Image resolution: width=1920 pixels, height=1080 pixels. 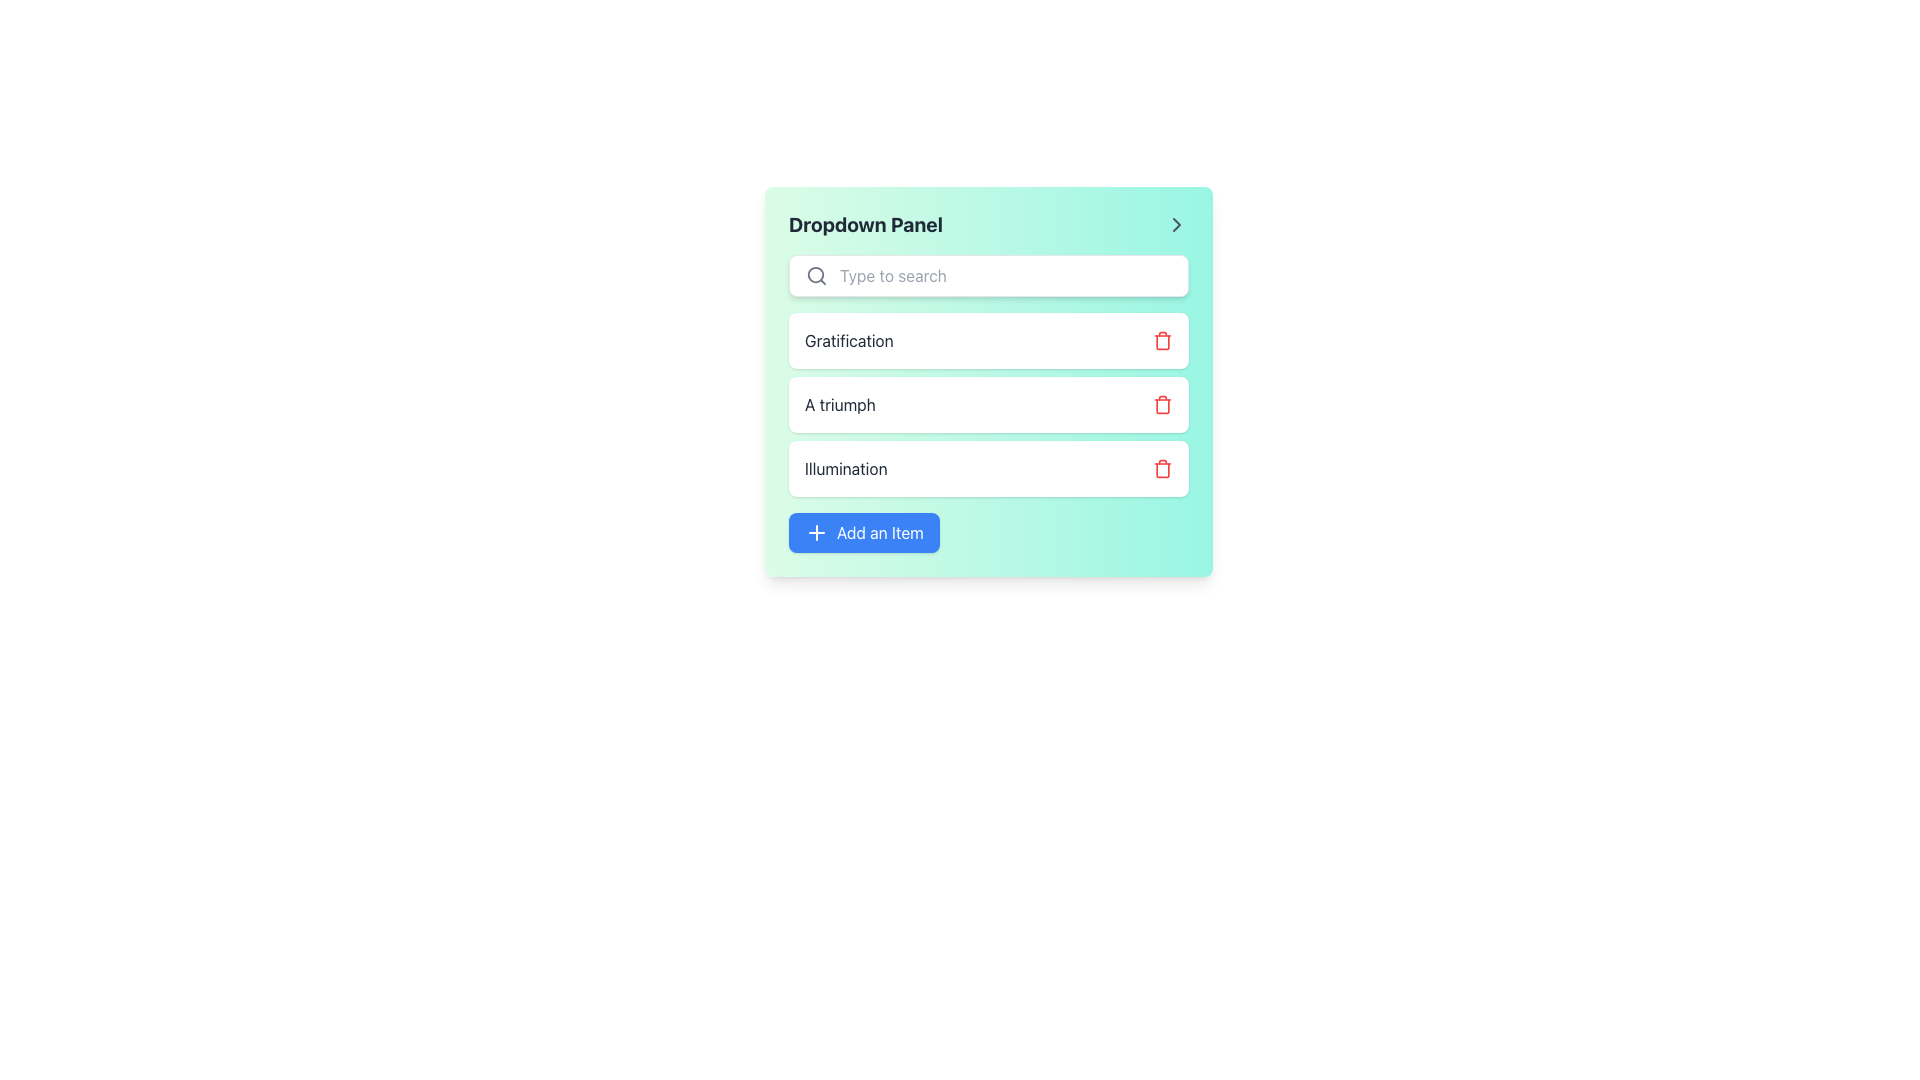 What do you see at coordinates (988, 469) in the screenshot?
I see `the 'Illumination' list item` at bounding box center [988, 469].